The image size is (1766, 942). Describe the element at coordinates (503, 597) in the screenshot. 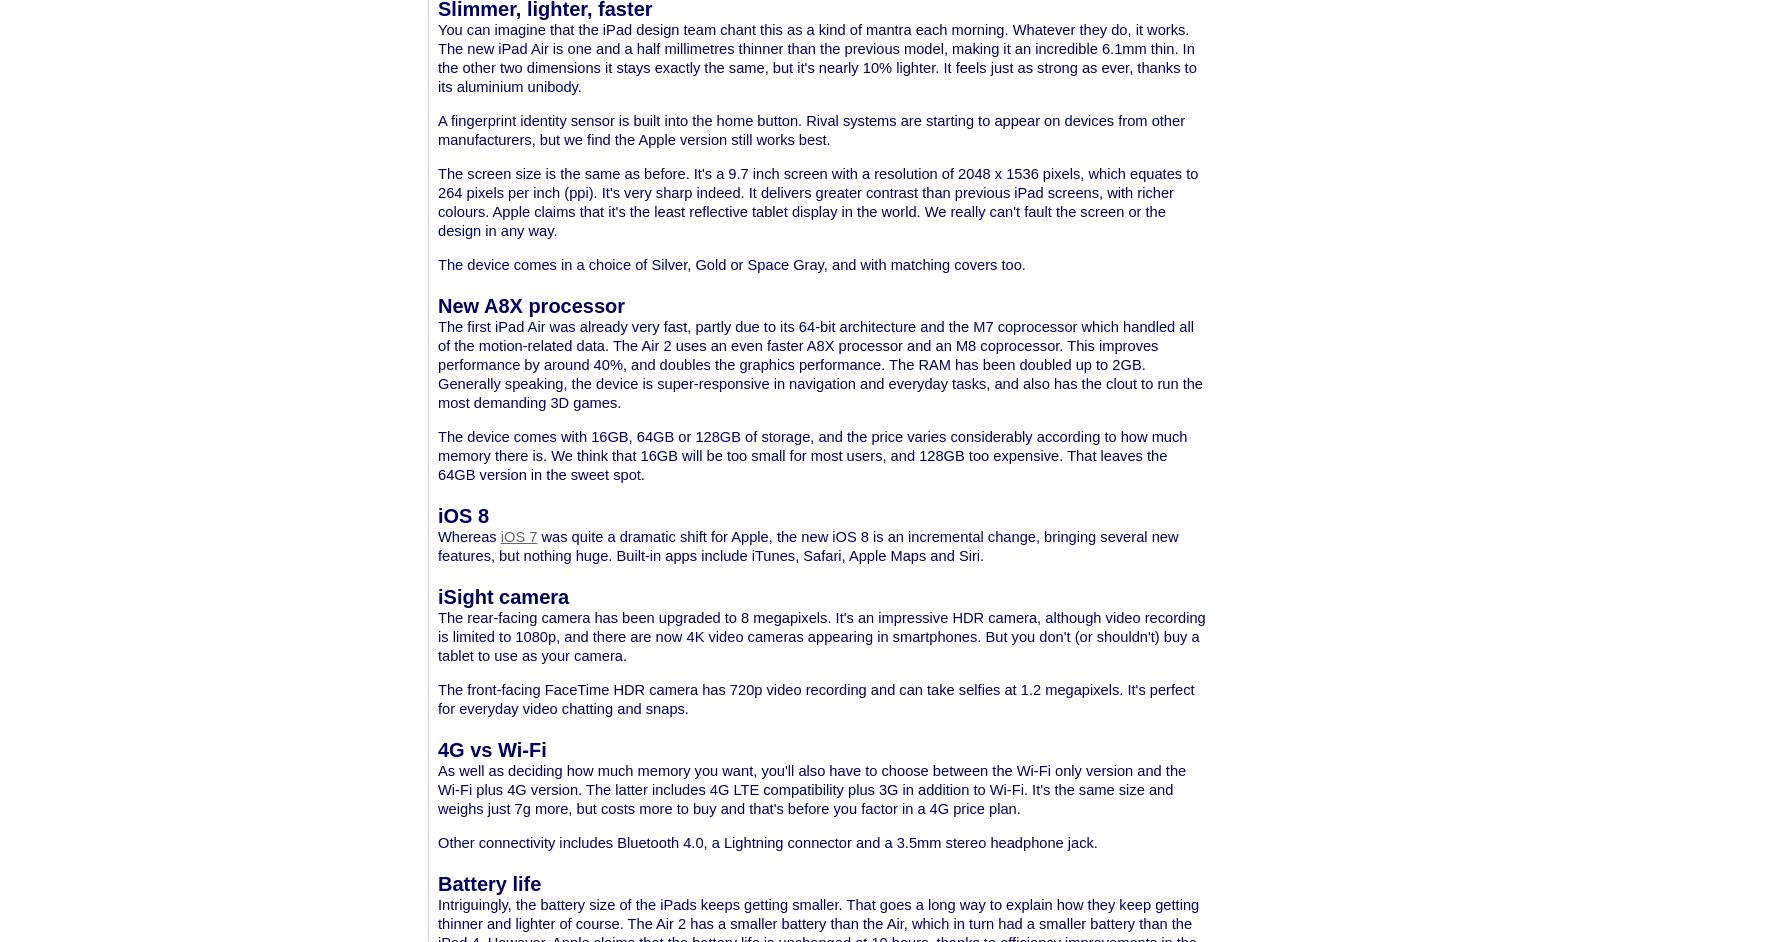

I see `'iSight camera'` at that location.